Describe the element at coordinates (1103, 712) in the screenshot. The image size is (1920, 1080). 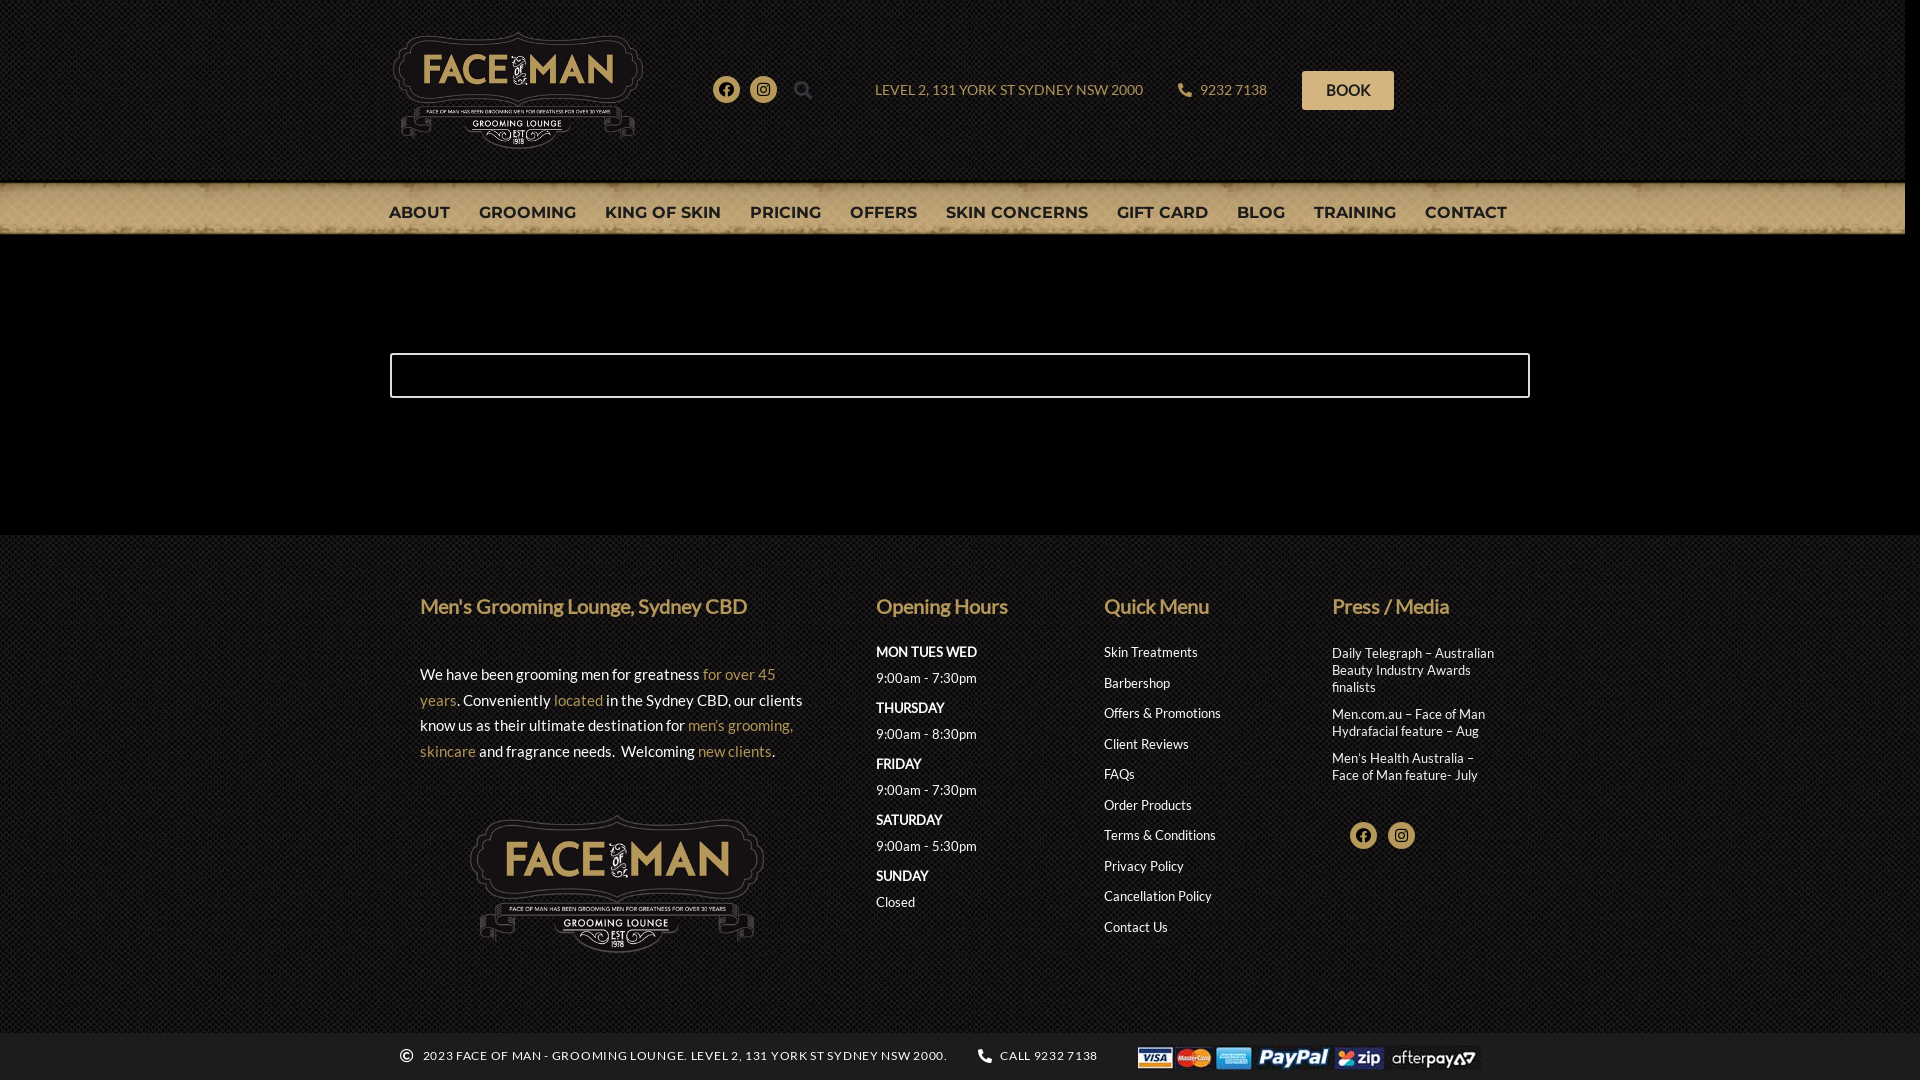
I see `'Offers & Promotions'` at that location.